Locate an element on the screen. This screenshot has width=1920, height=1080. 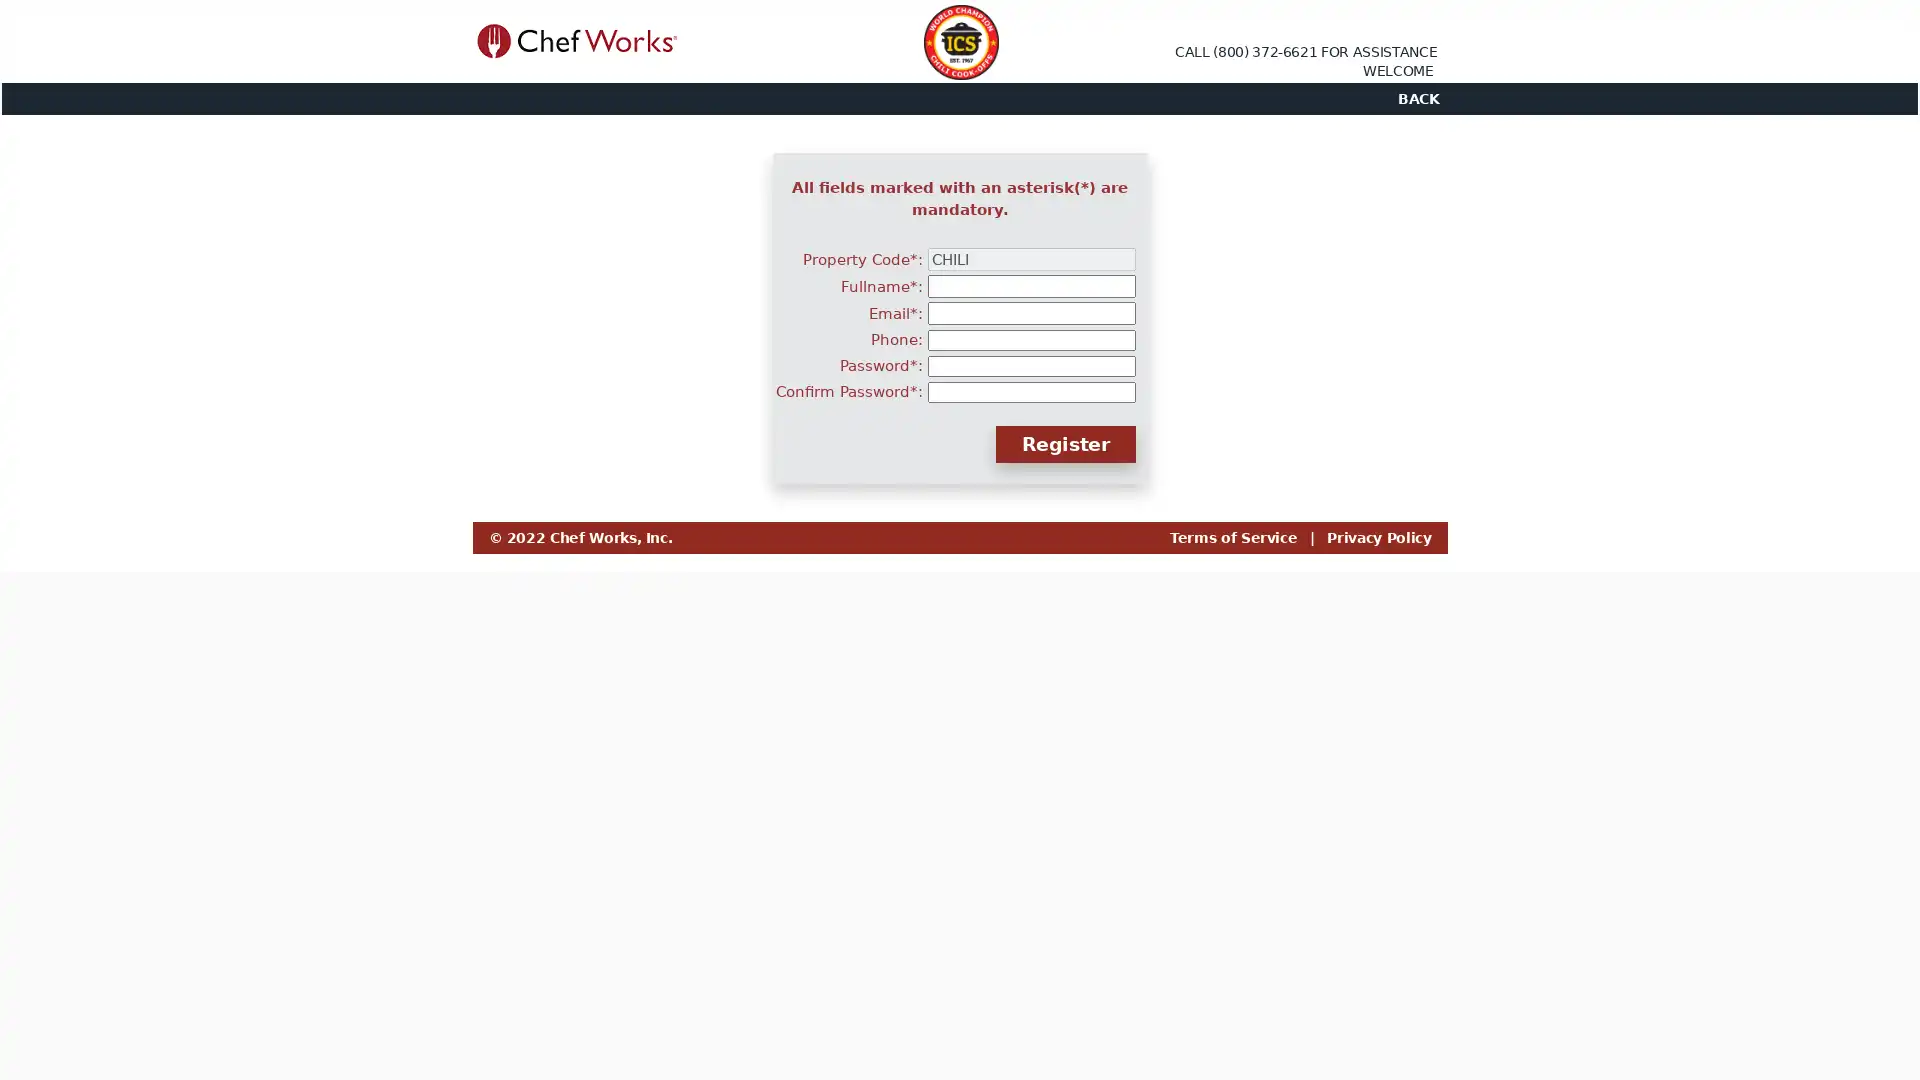
BACK is located at coordinates (1416, 99).